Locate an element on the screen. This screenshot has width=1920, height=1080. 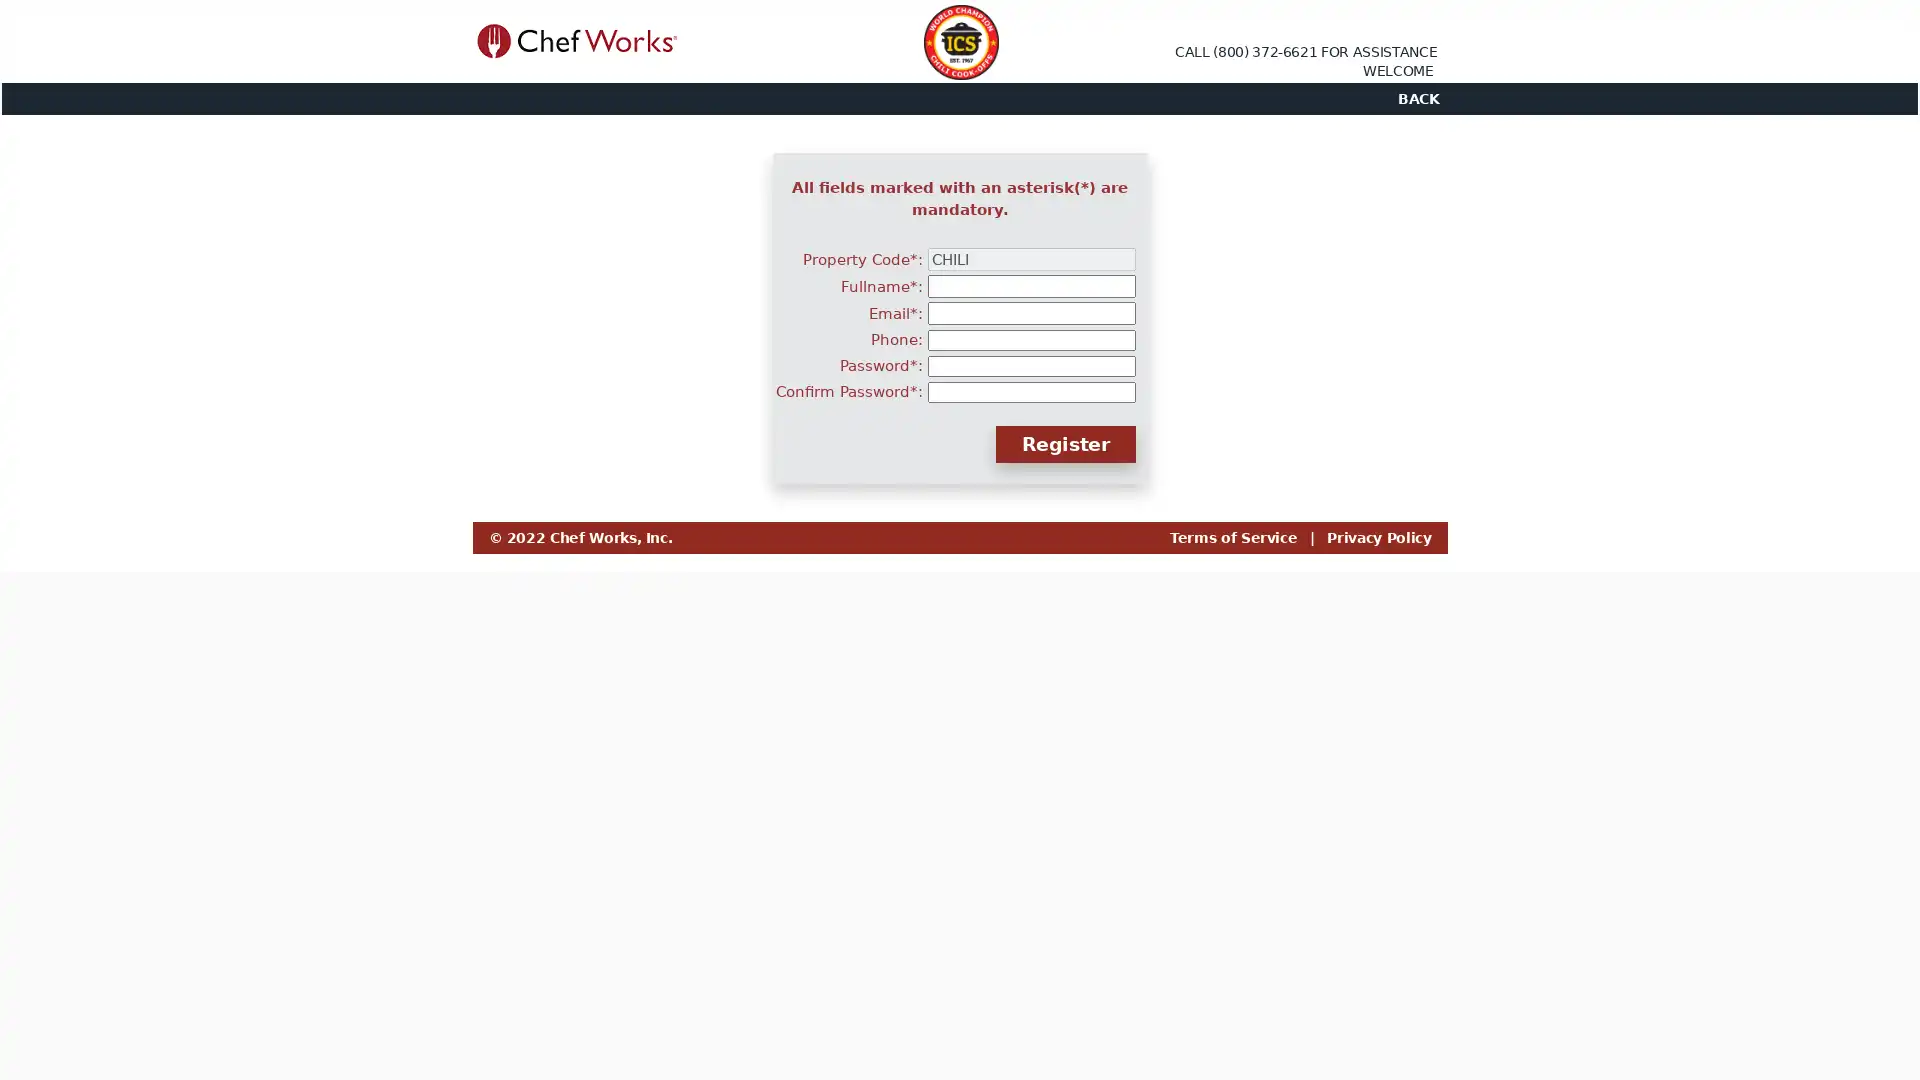
BACK is located at coordinates (1416, 99).